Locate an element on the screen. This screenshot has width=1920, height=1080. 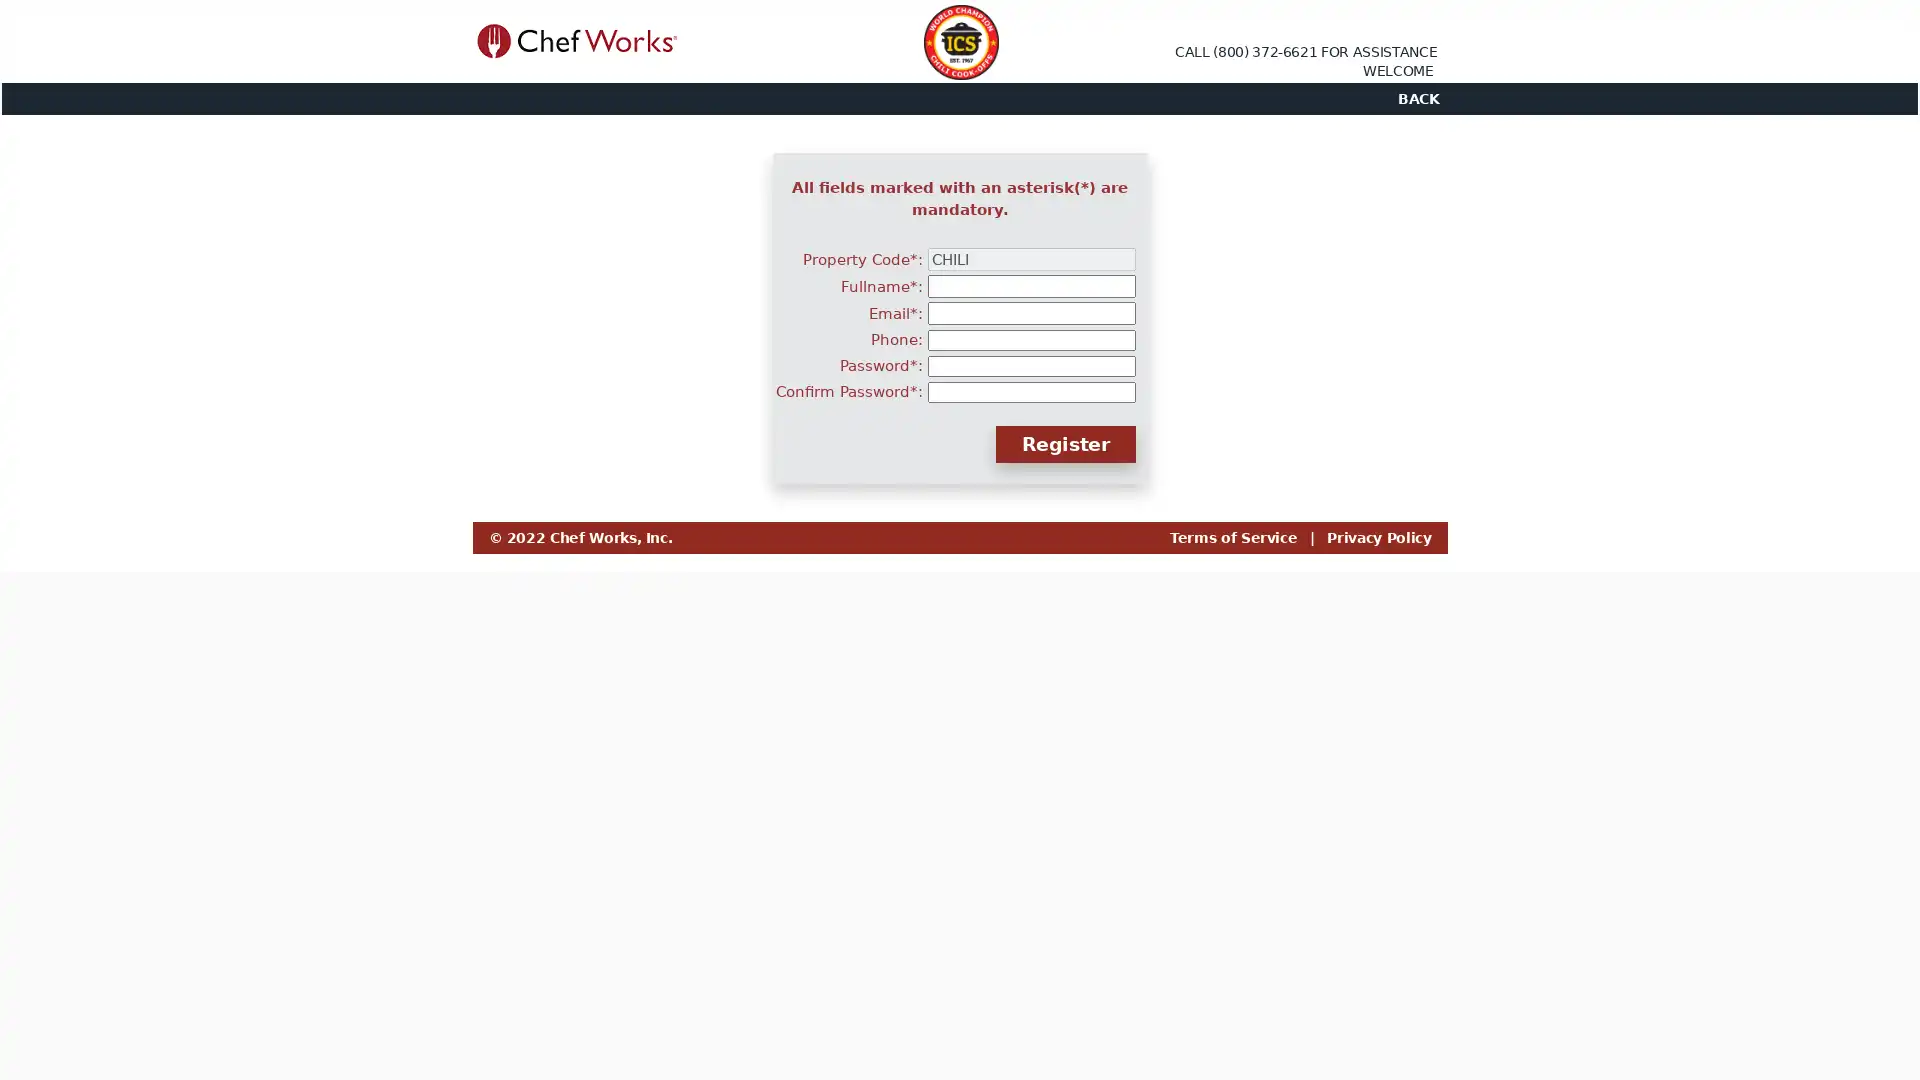
BACK is located at coordinates (1416, 99).